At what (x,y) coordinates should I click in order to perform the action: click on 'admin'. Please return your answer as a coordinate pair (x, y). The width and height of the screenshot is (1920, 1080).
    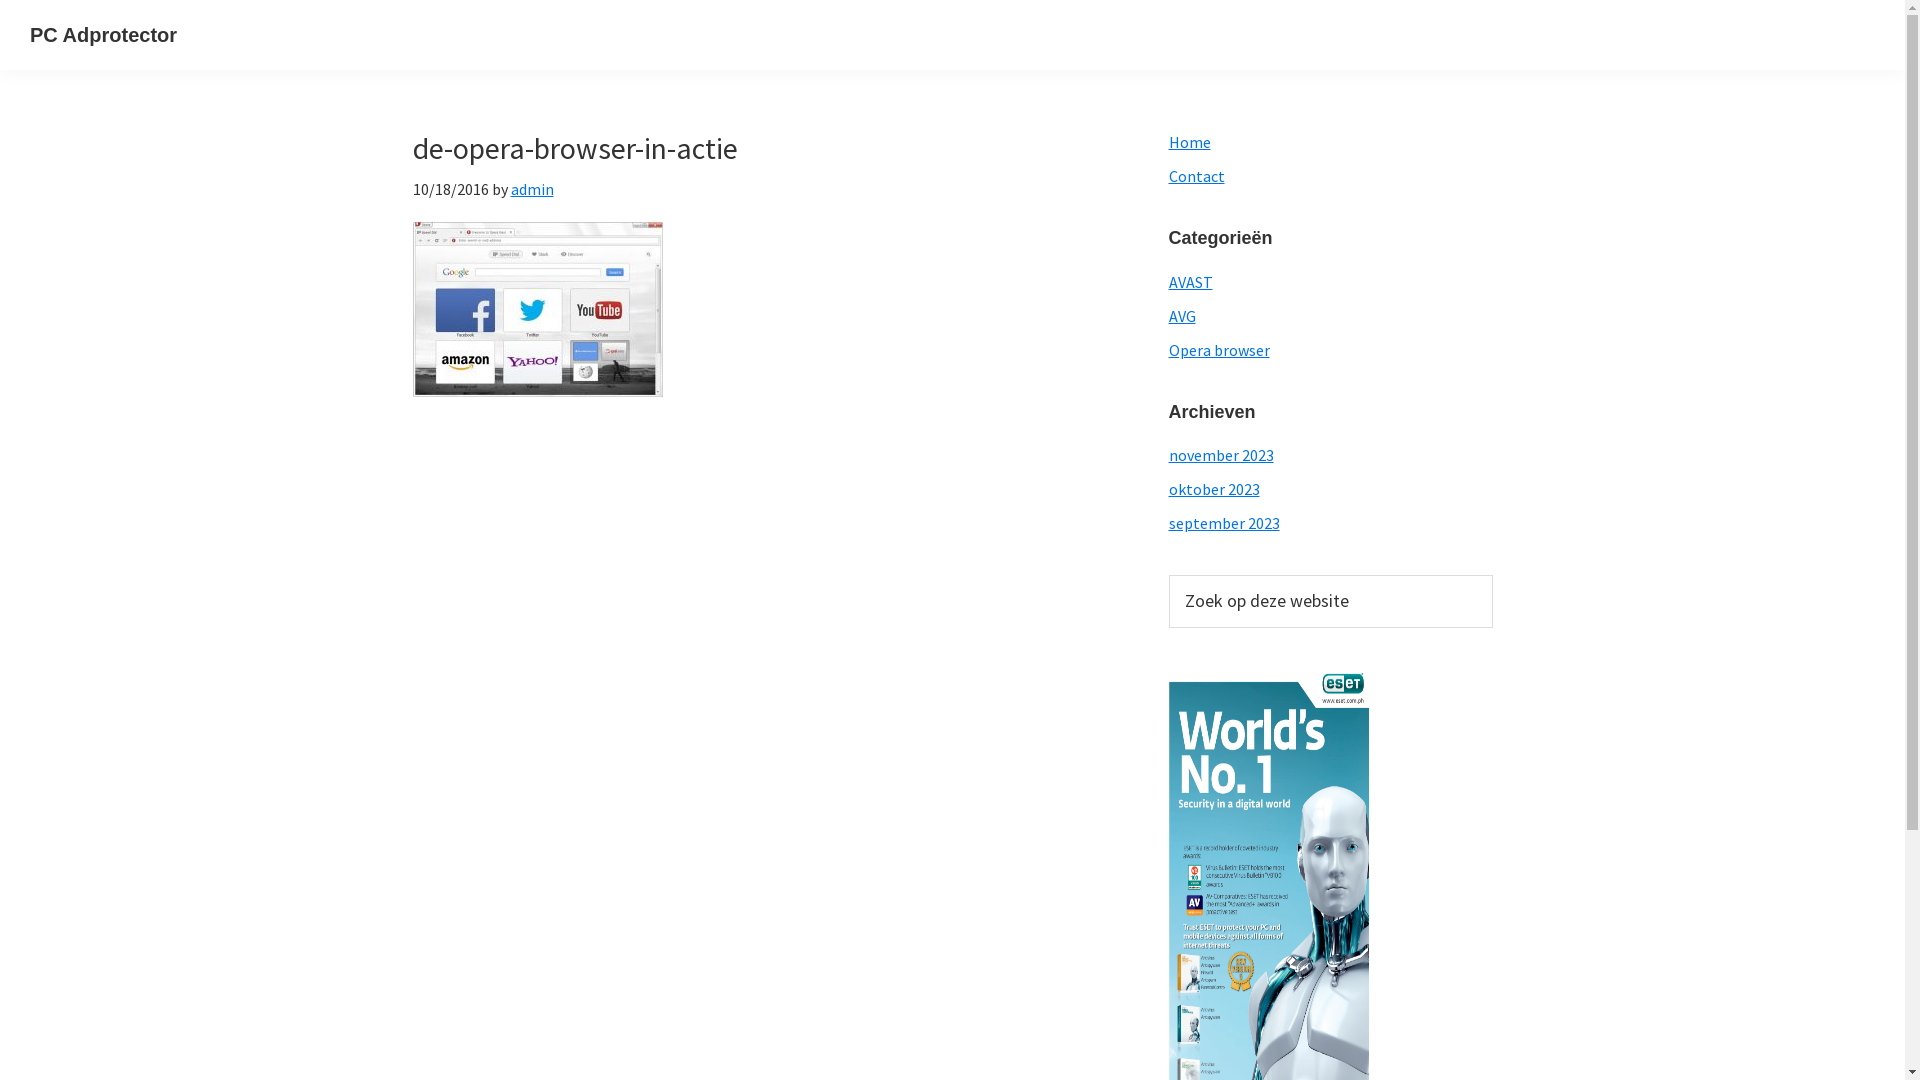
    Looking at the image, I should click on (531, 189).